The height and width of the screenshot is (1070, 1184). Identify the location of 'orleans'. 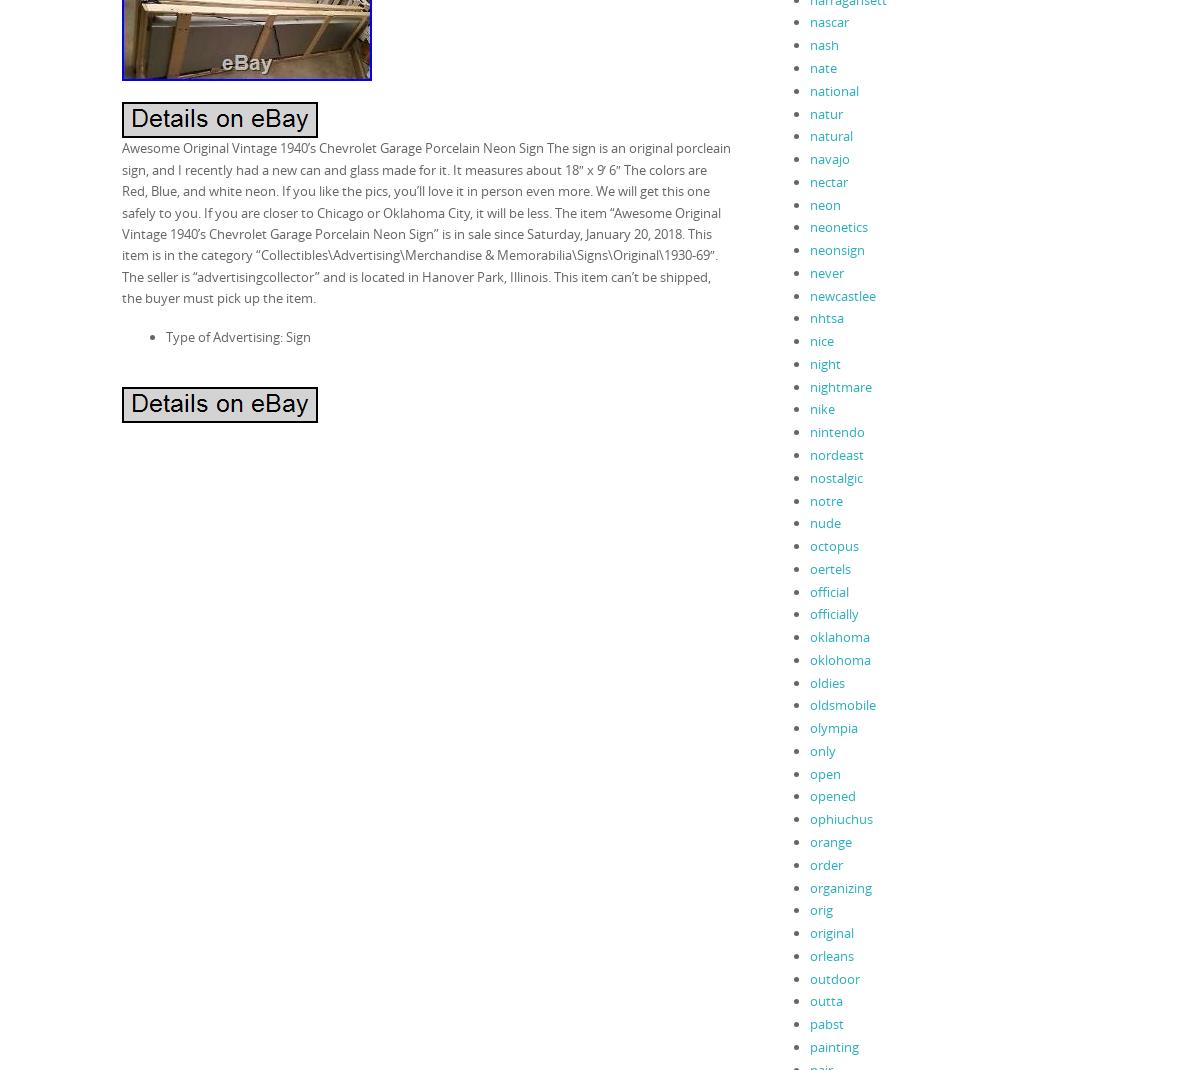
(808, 953).